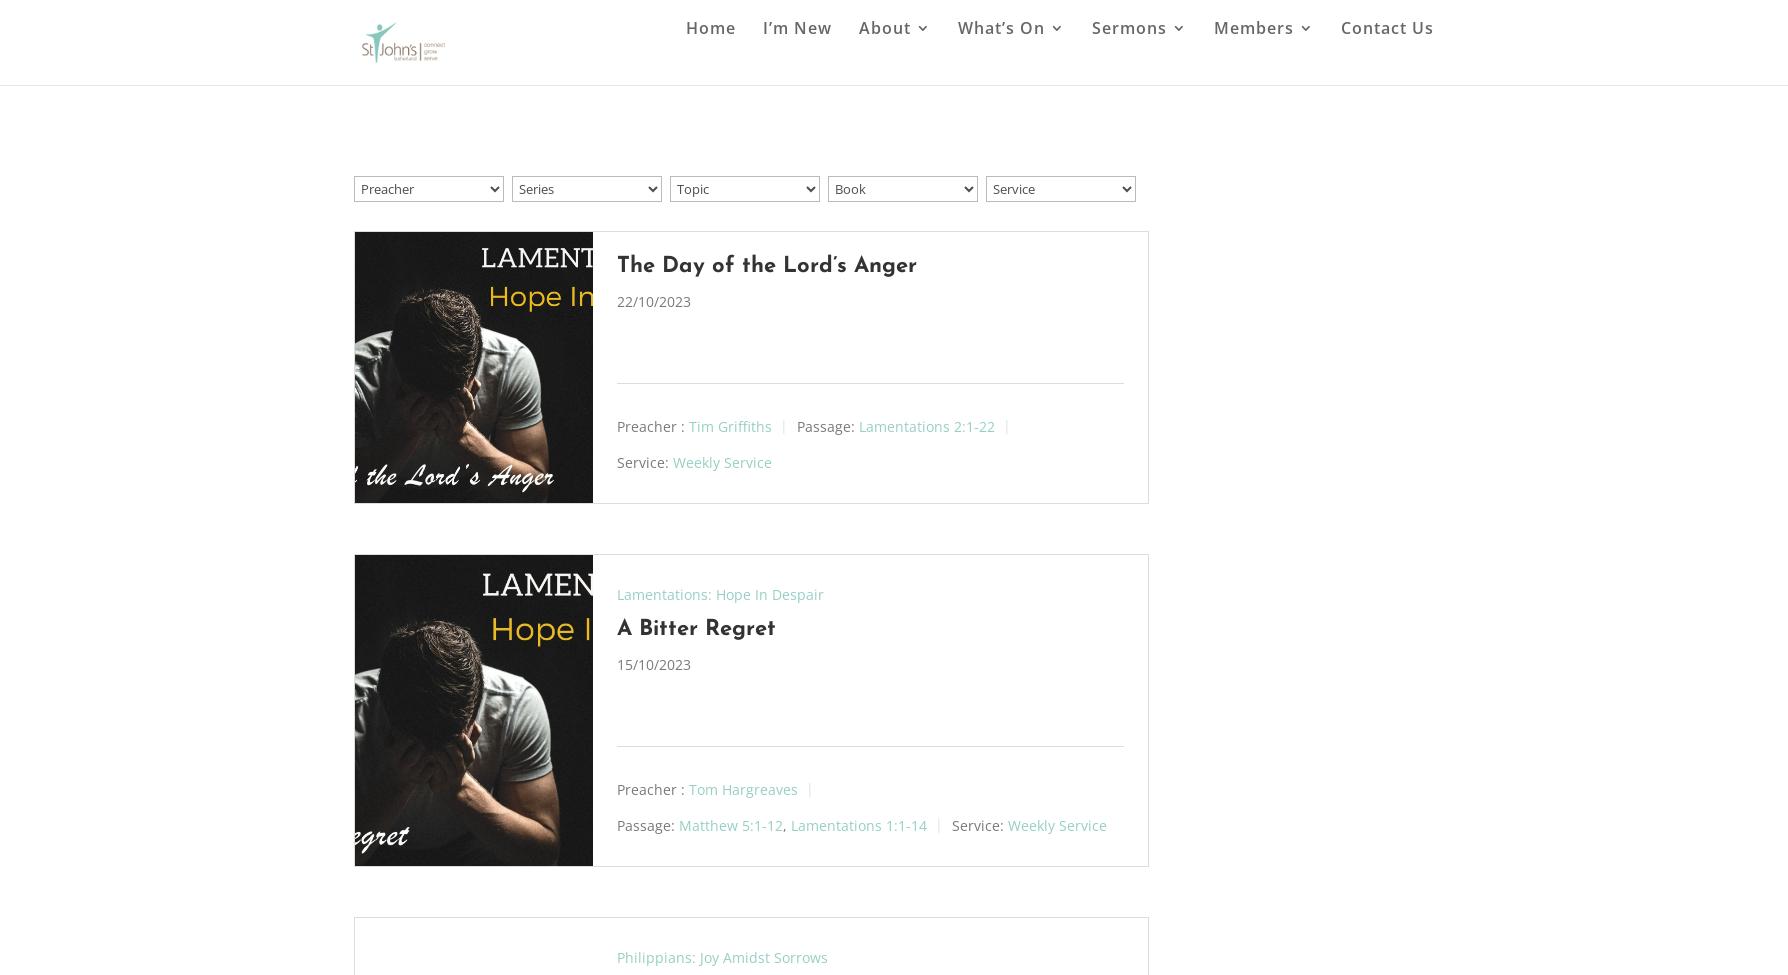  What do you see at coordinates (1321, 250) in the screenshot?
I see `'Members Portal (Jethro)'` at bounding box center [1321, 250].